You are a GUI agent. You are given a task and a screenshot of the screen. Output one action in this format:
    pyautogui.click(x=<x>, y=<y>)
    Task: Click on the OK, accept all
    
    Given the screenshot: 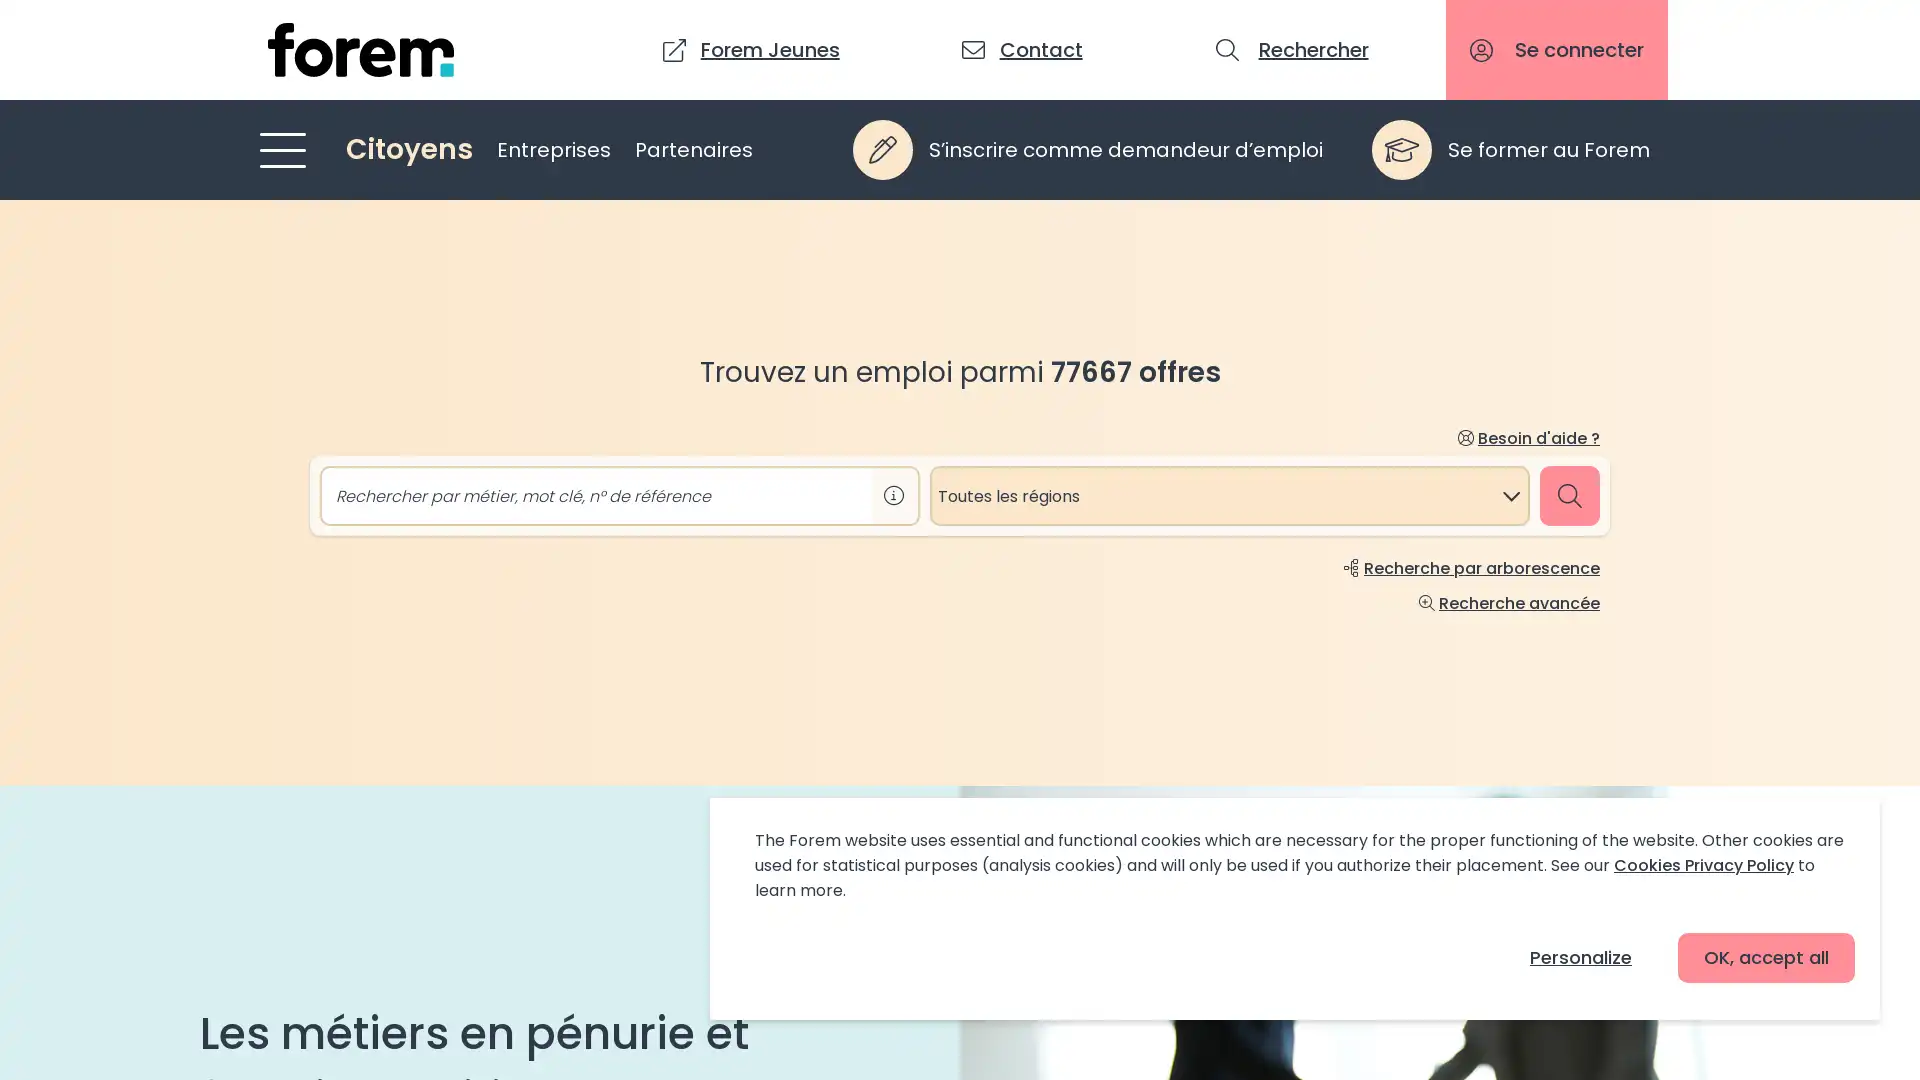 What is the action you would take?
    pyautogui.click(x=1766, y=956)
    